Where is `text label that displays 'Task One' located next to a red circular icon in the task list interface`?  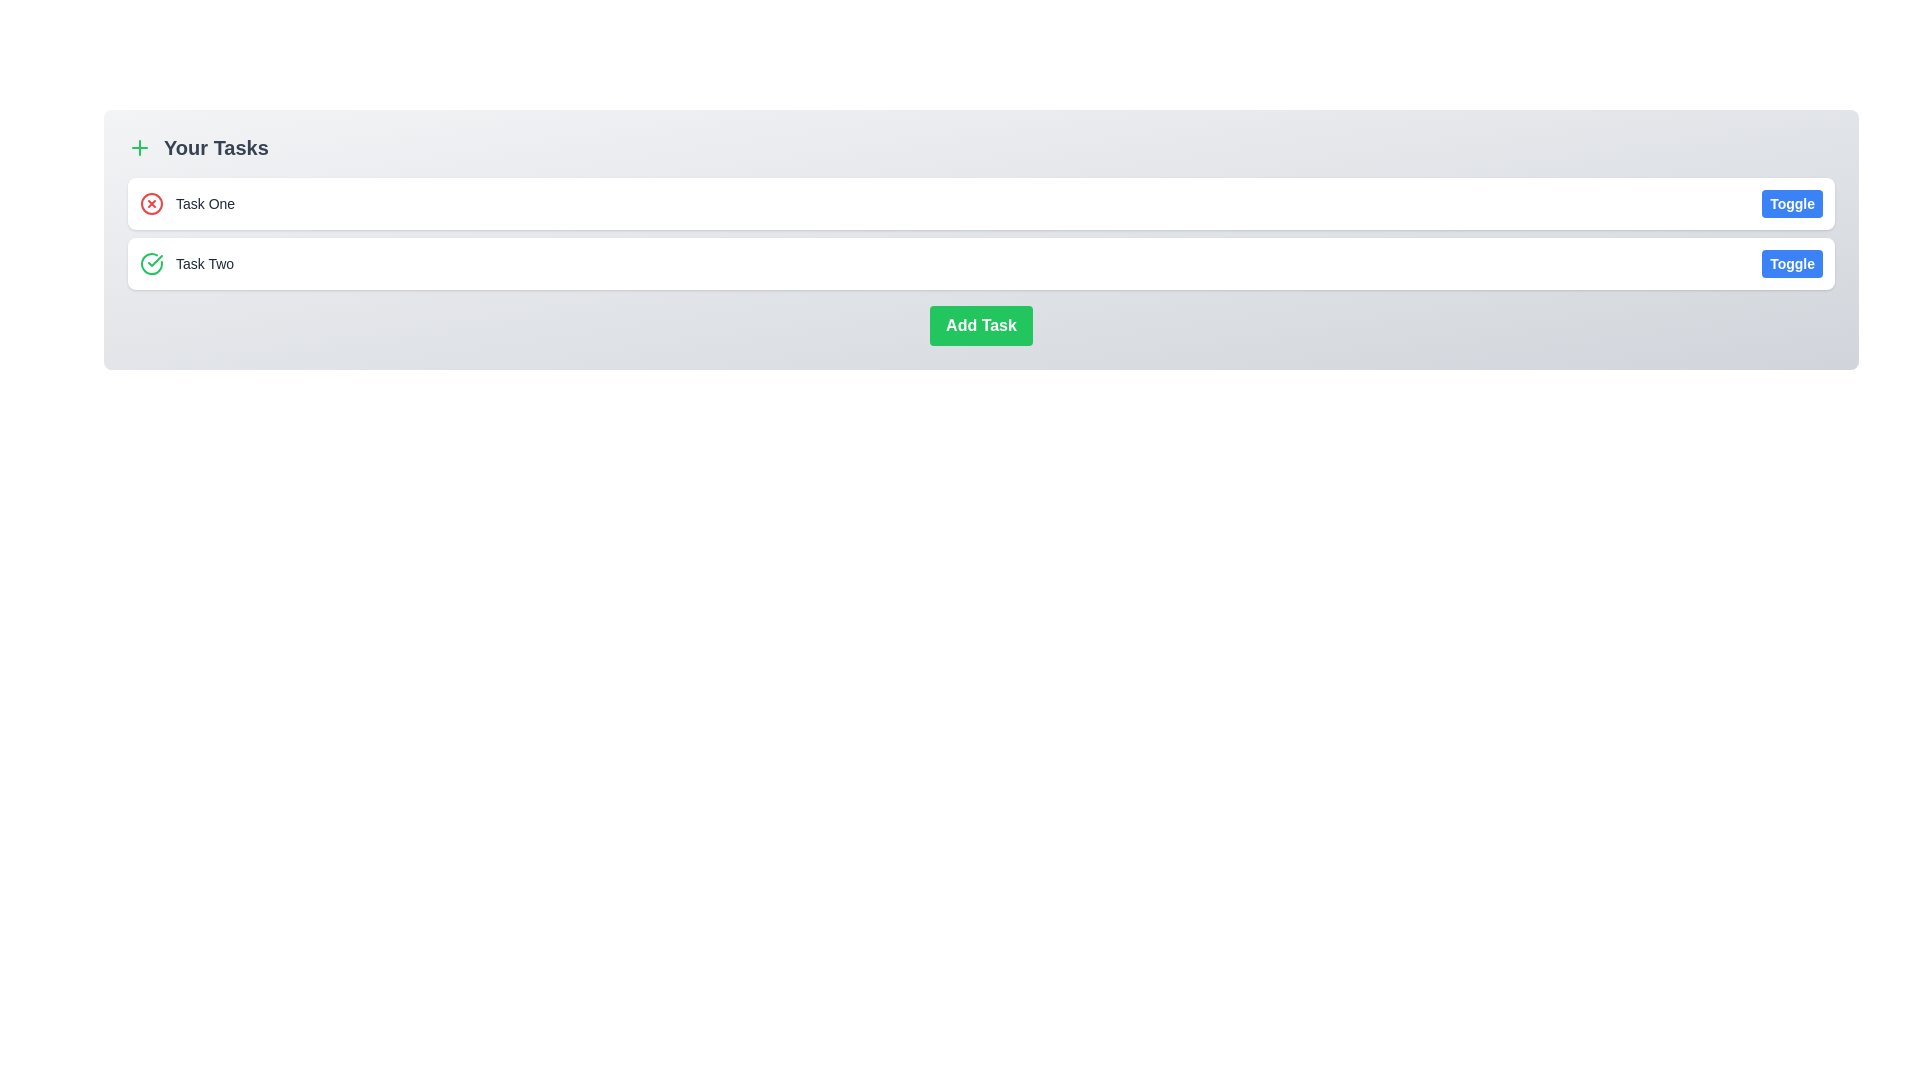
text label that displays 'Task One' located next to a red circular icon in the task list interface is located at coordinates (205, 204).